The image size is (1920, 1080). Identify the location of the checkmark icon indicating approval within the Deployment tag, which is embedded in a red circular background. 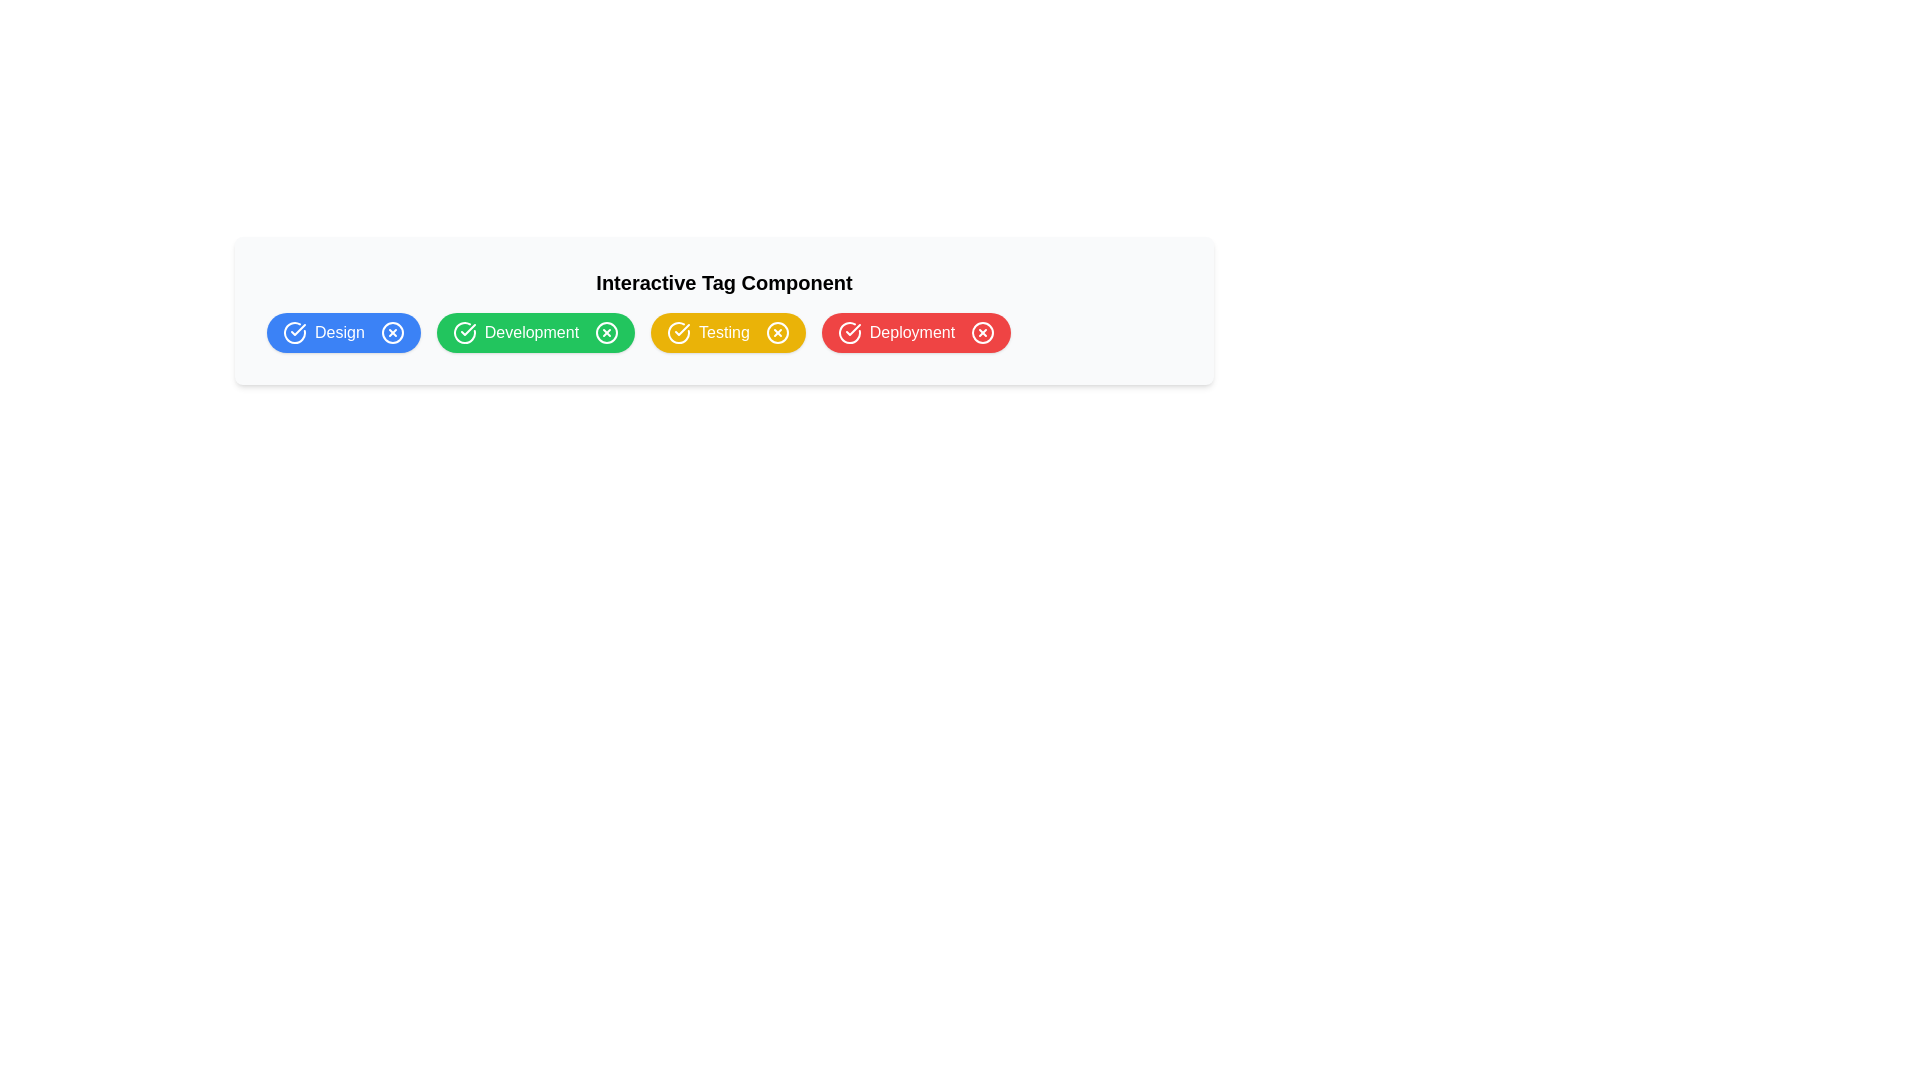
(853, 329).